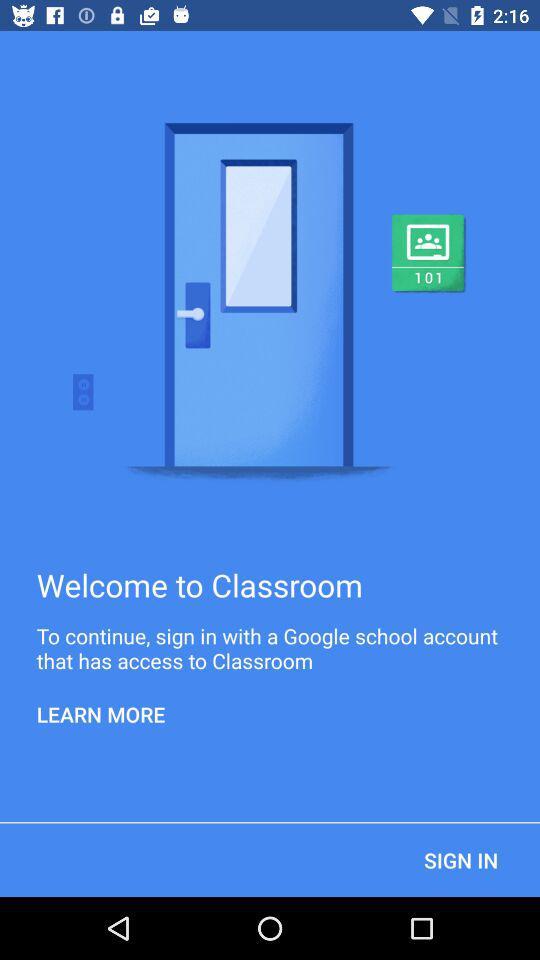  I want to click on item below the to continue sign, so click(100, 714).